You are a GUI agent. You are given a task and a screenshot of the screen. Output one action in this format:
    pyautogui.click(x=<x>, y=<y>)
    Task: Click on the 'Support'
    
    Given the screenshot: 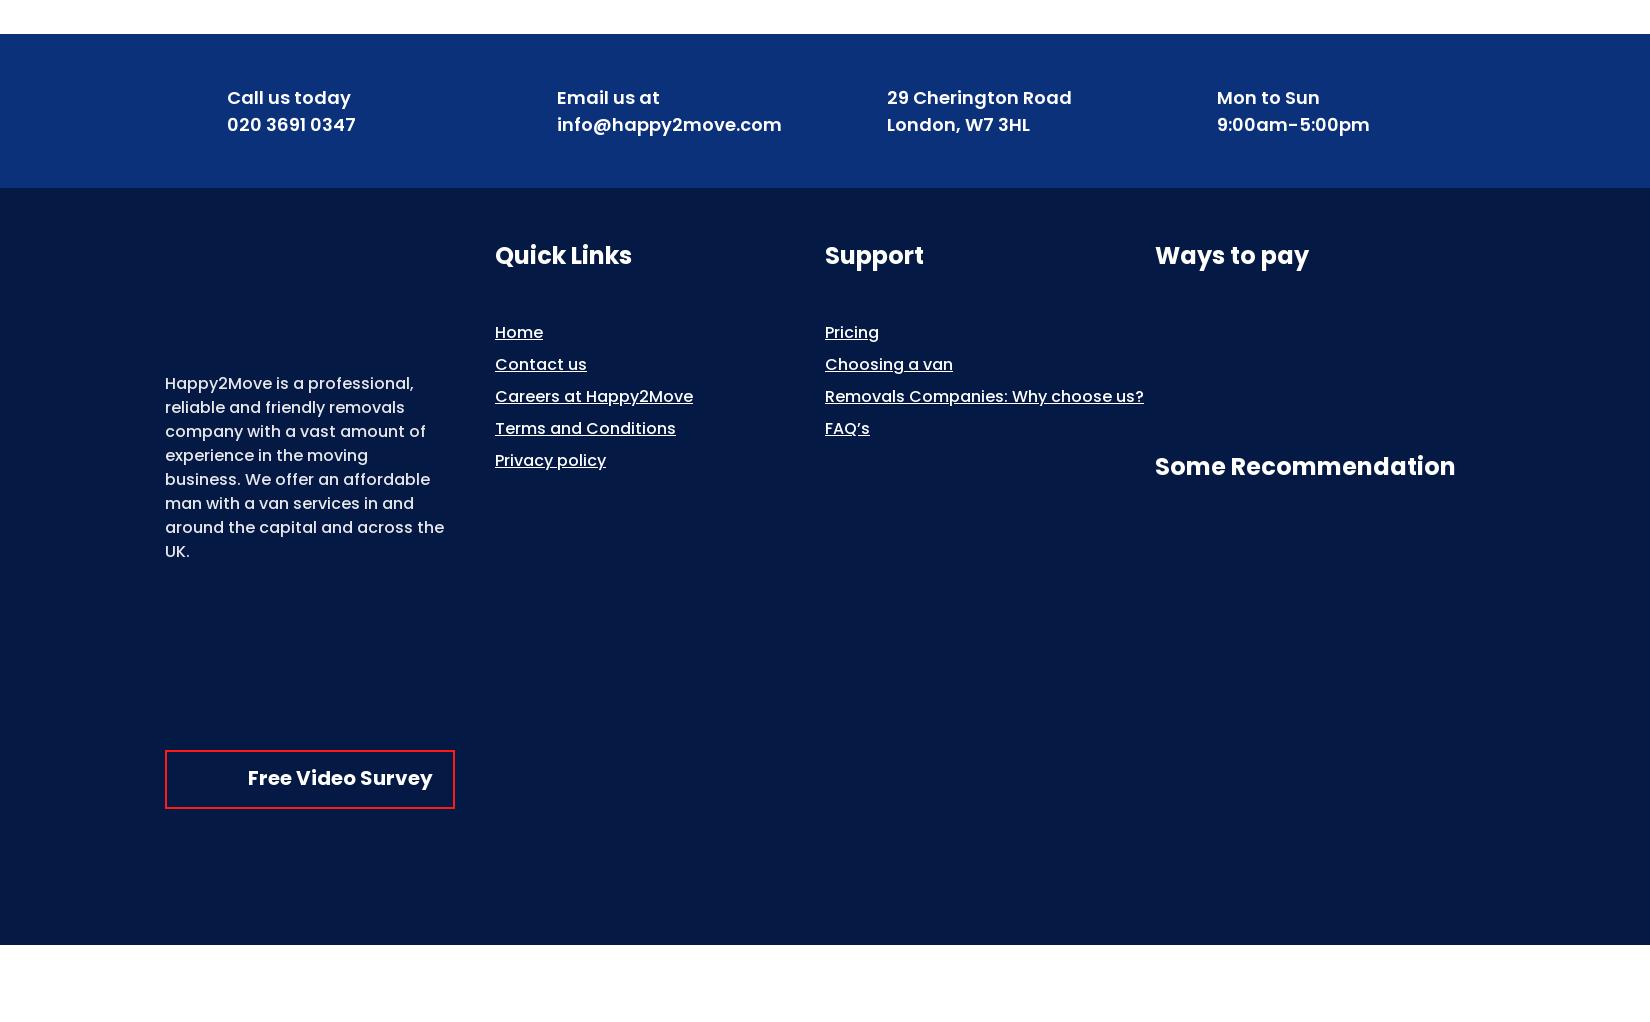 What is the action you would take?
    pyautogui.click(x=874, y=254)
    